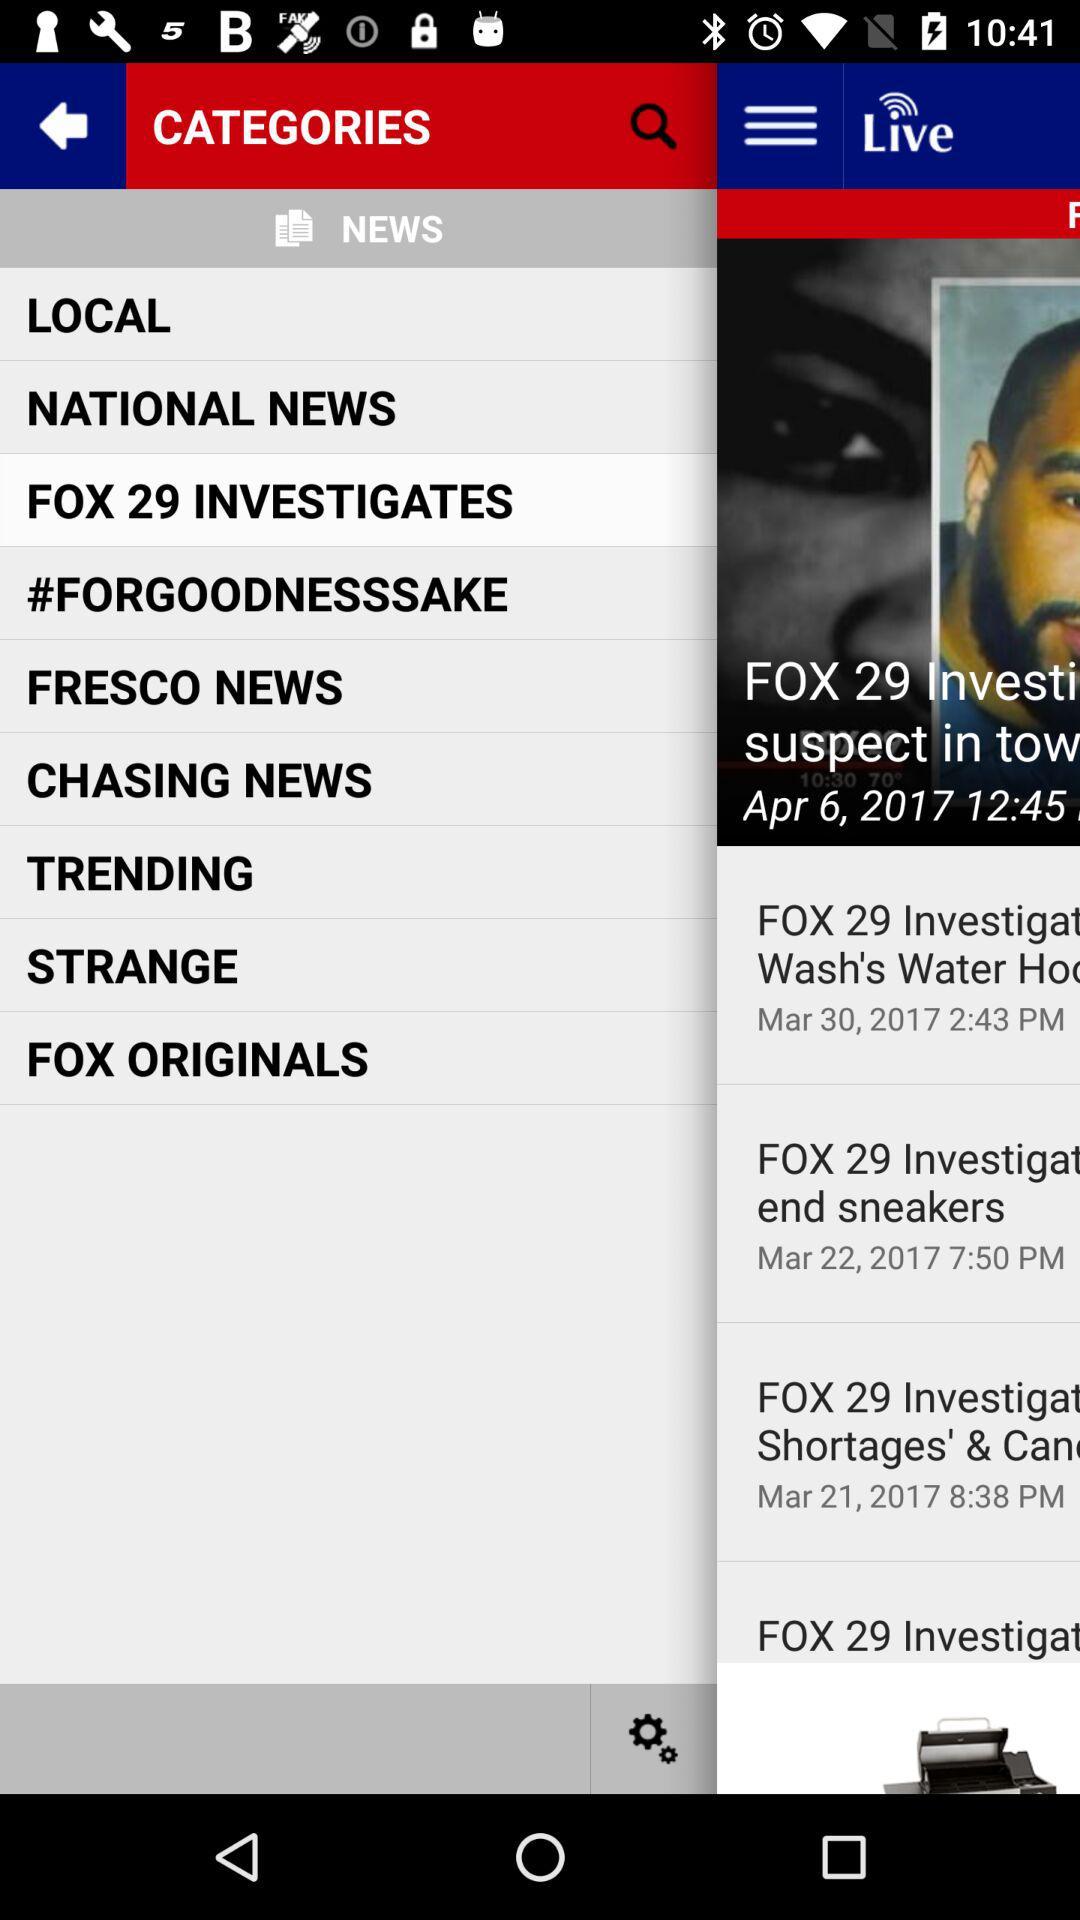 The width and height of the screenshot is (1080, 1920). I want to click on the settings icon, so click(654, 1737).